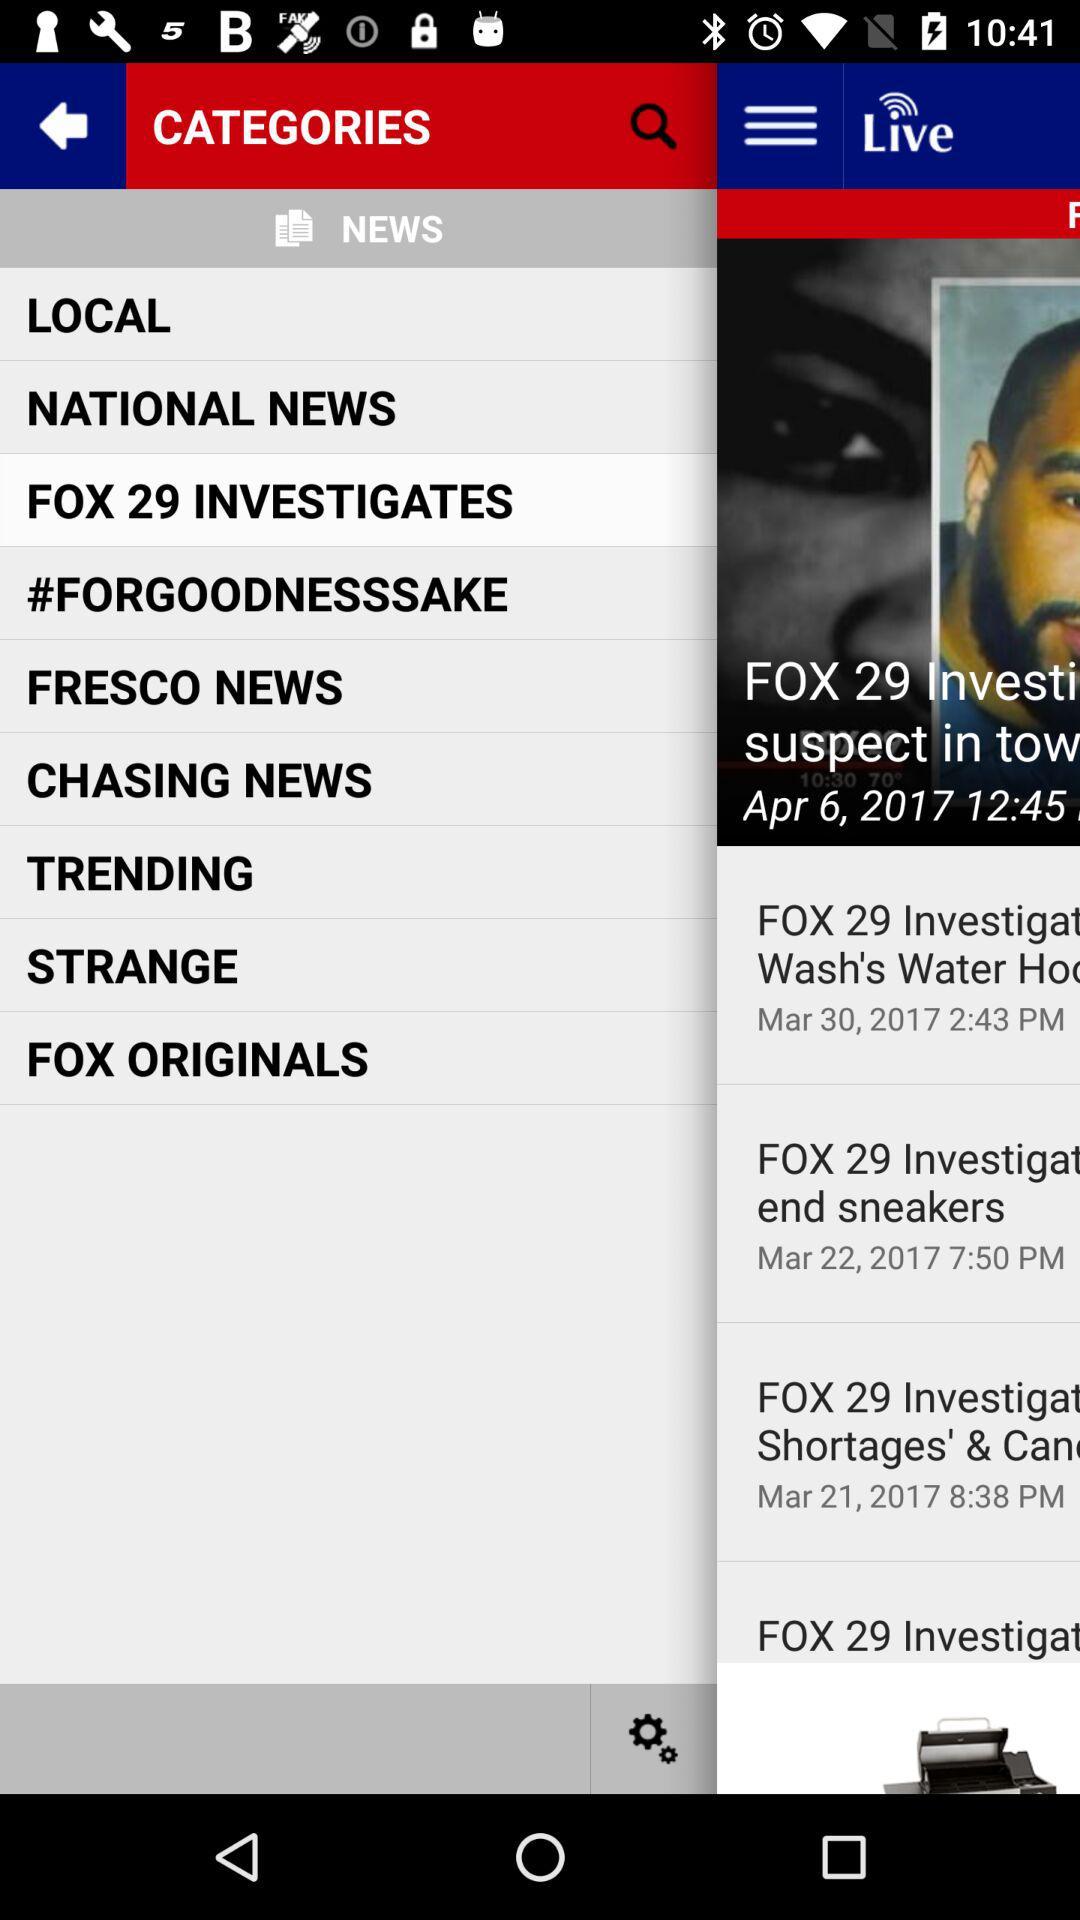 The width and height of the screenshot is (1080, 1920). I want to click on the settings icon, so click(654, 1737).